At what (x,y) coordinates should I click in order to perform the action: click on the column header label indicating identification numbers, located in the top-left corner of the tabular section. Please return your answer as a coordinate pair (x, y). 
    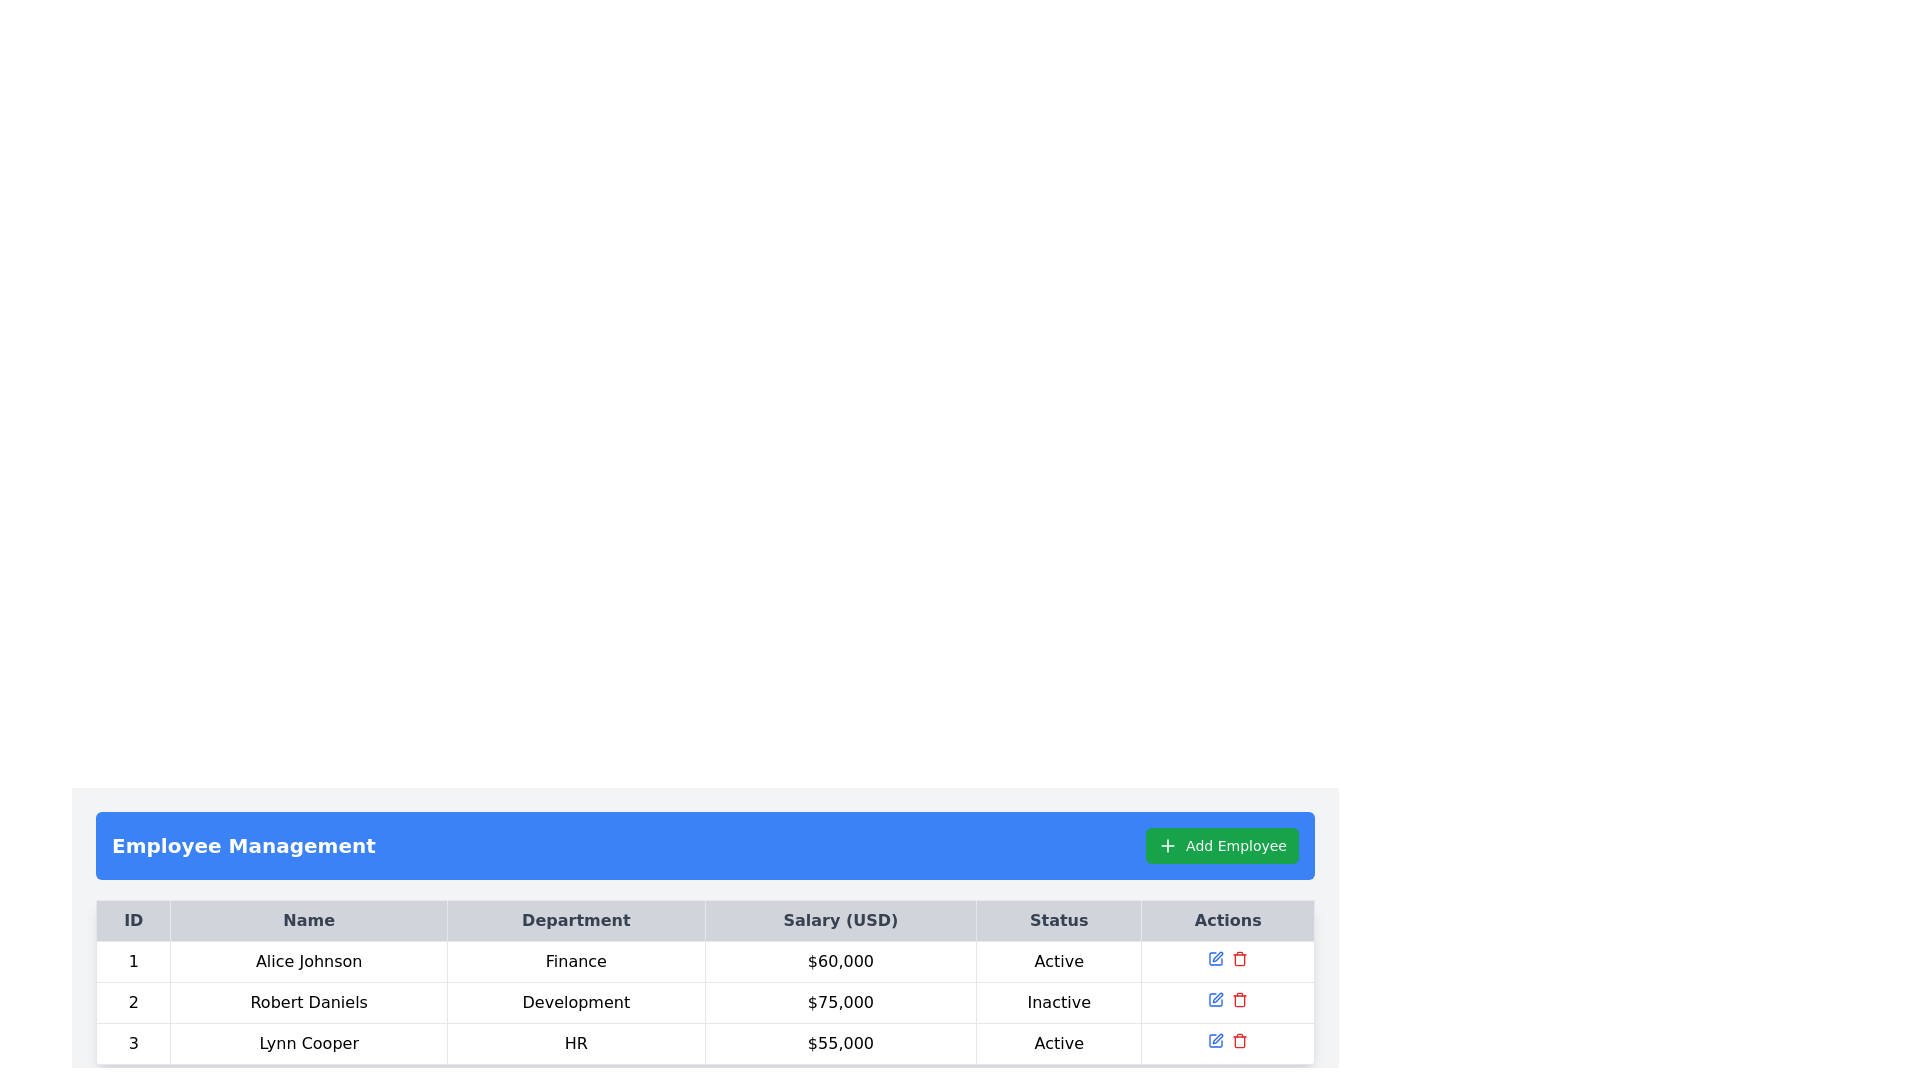
    Looking at the image, I should click on (132, 921).